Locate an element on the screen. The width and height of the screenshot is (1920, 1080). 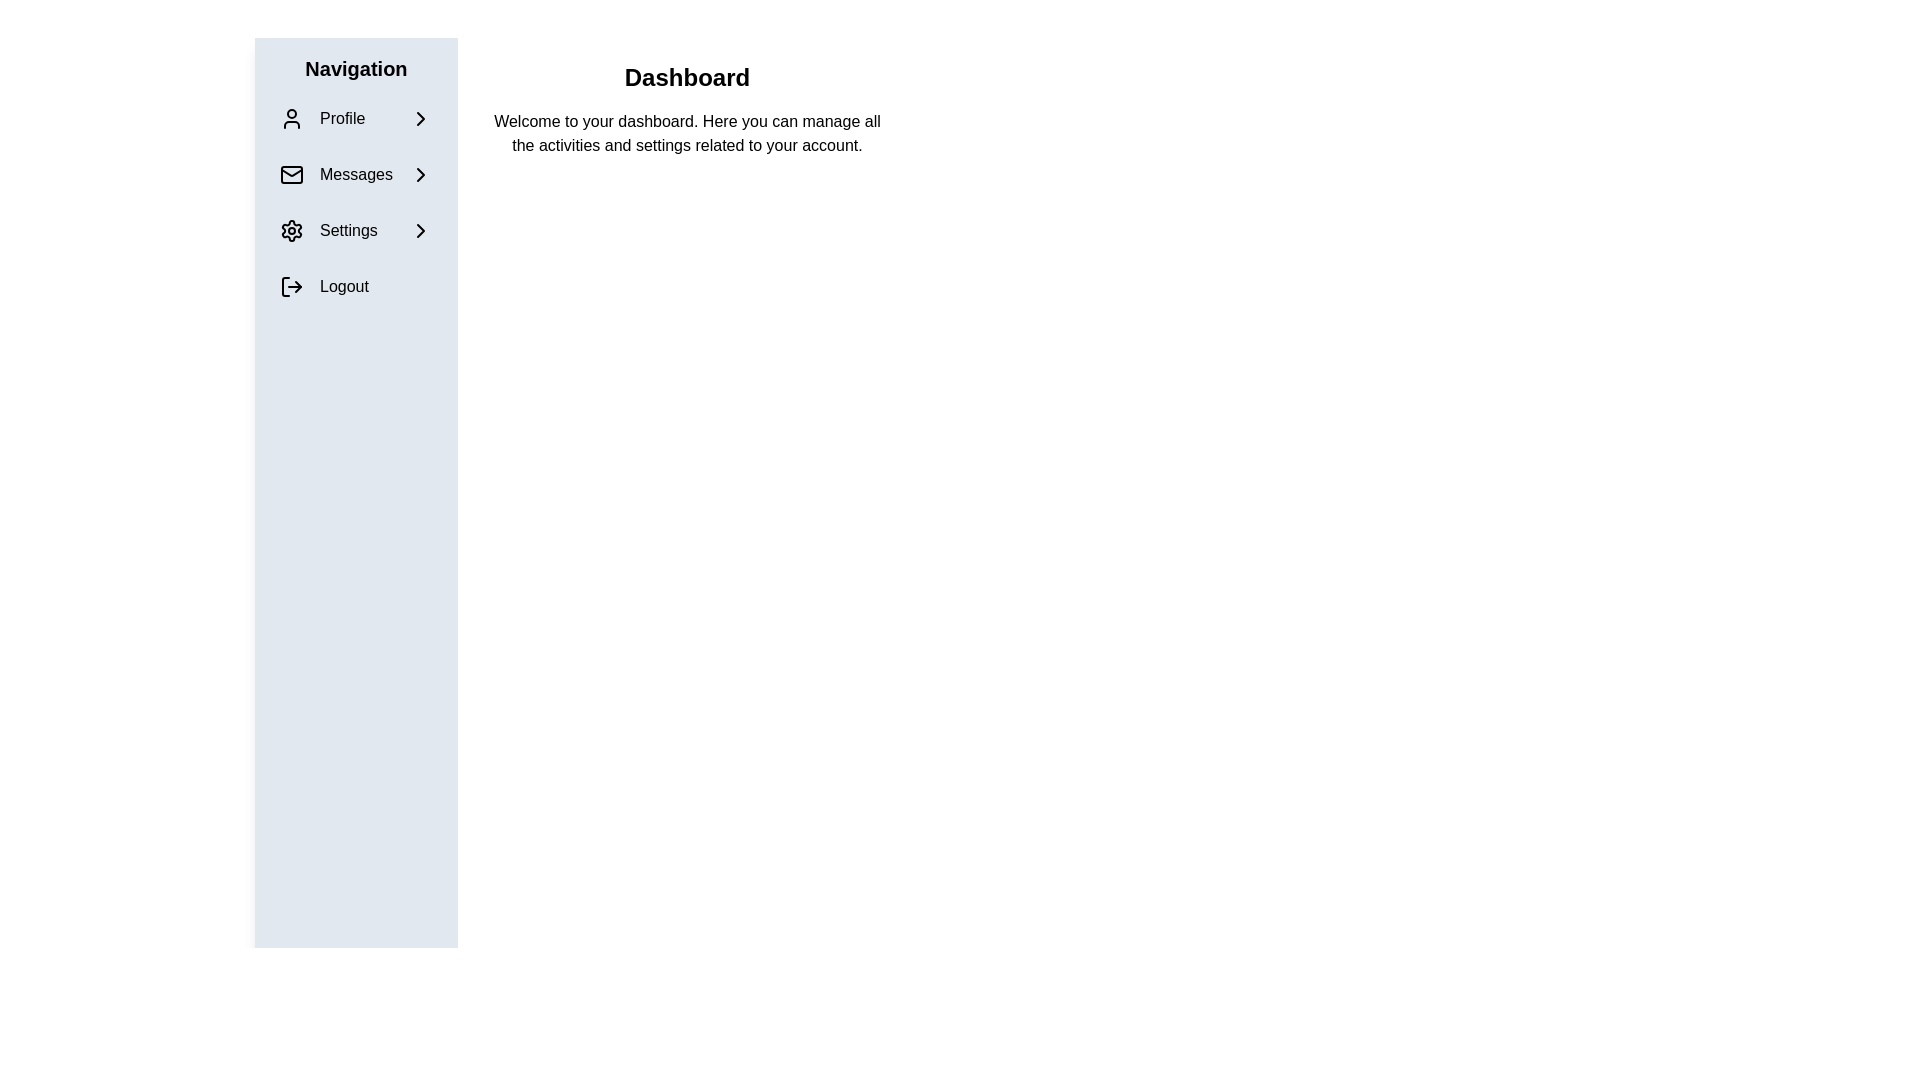
the 'Messages' menu option, which is the second item in the vertical navigation menu located on the left-hand side, positioned between the 'Profile' and 'Settings' options is located at coordinates (356, 173).